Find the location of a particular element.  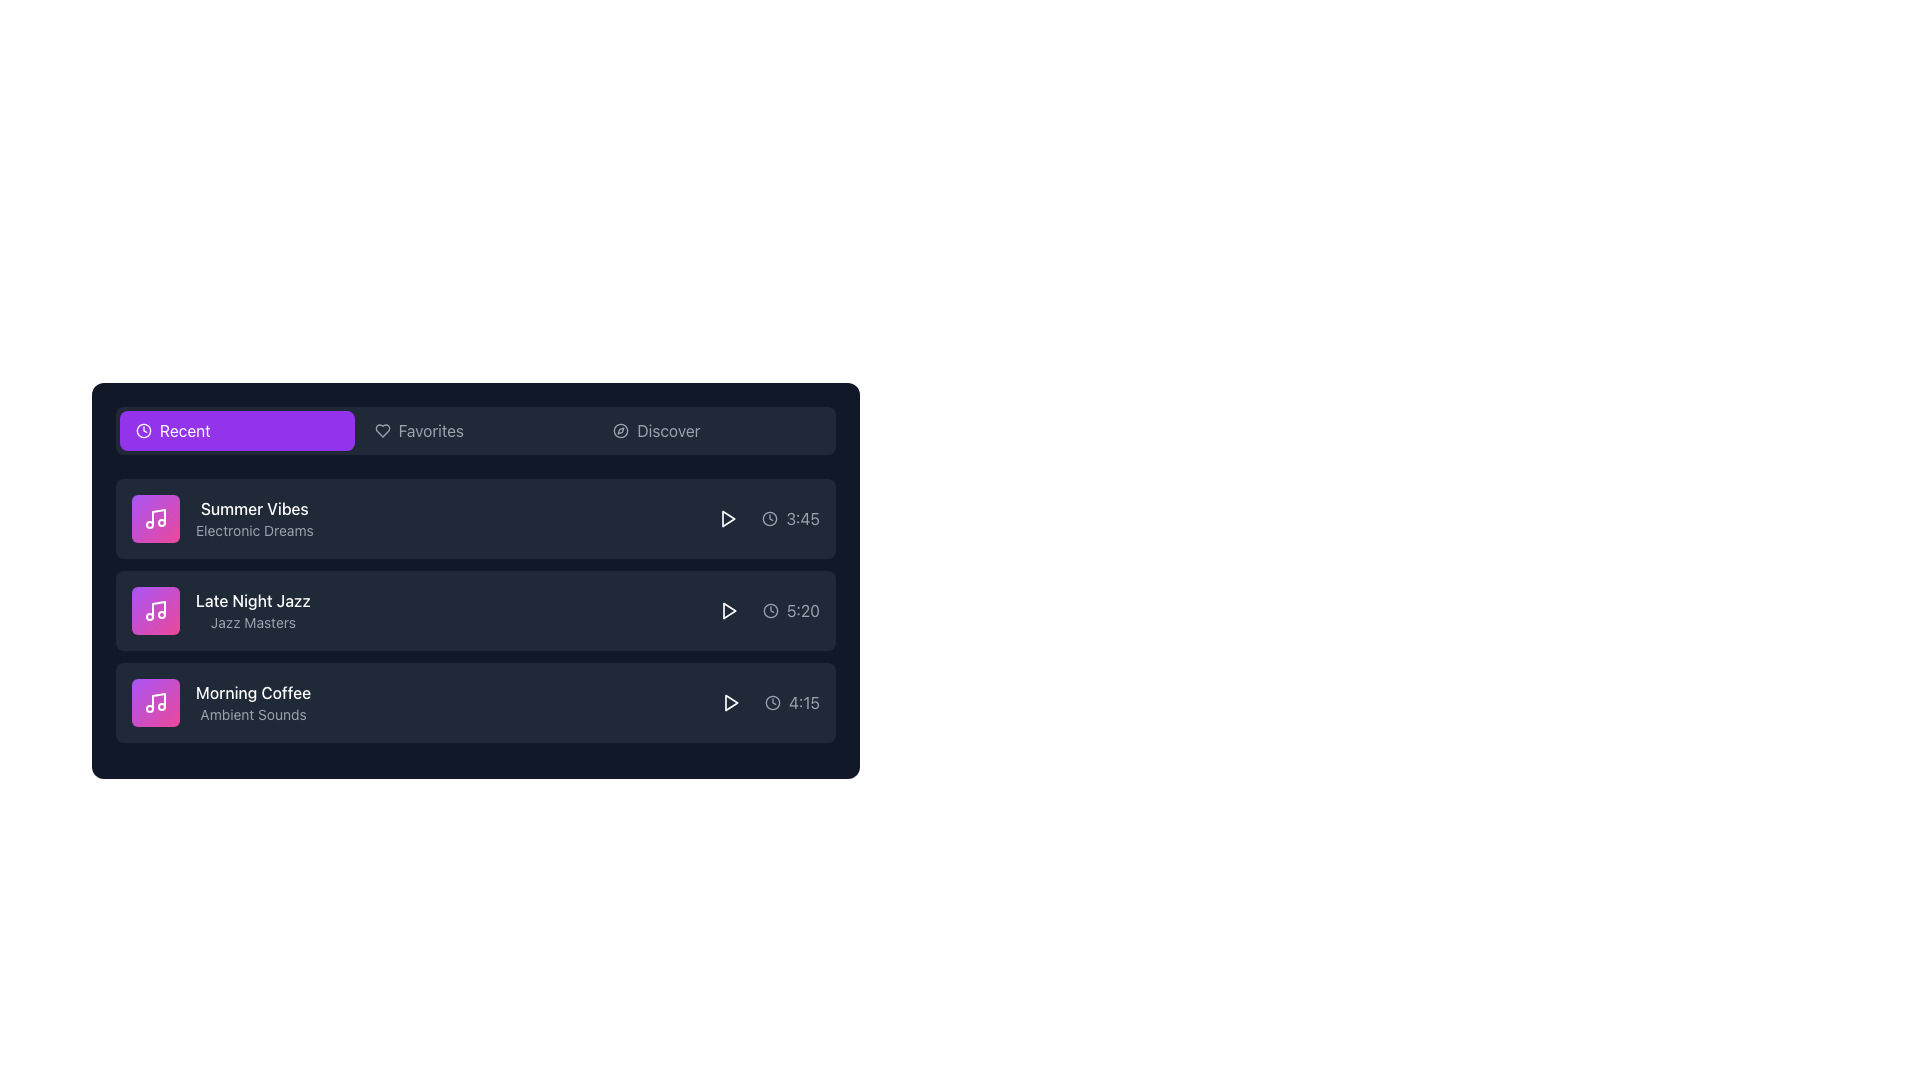

the heart-shaped Favorites icon located in the header bar of the application interface, which is centrally positioned between the 'Recent' and 'Discover' tab options is located at coordinates (382, 430).